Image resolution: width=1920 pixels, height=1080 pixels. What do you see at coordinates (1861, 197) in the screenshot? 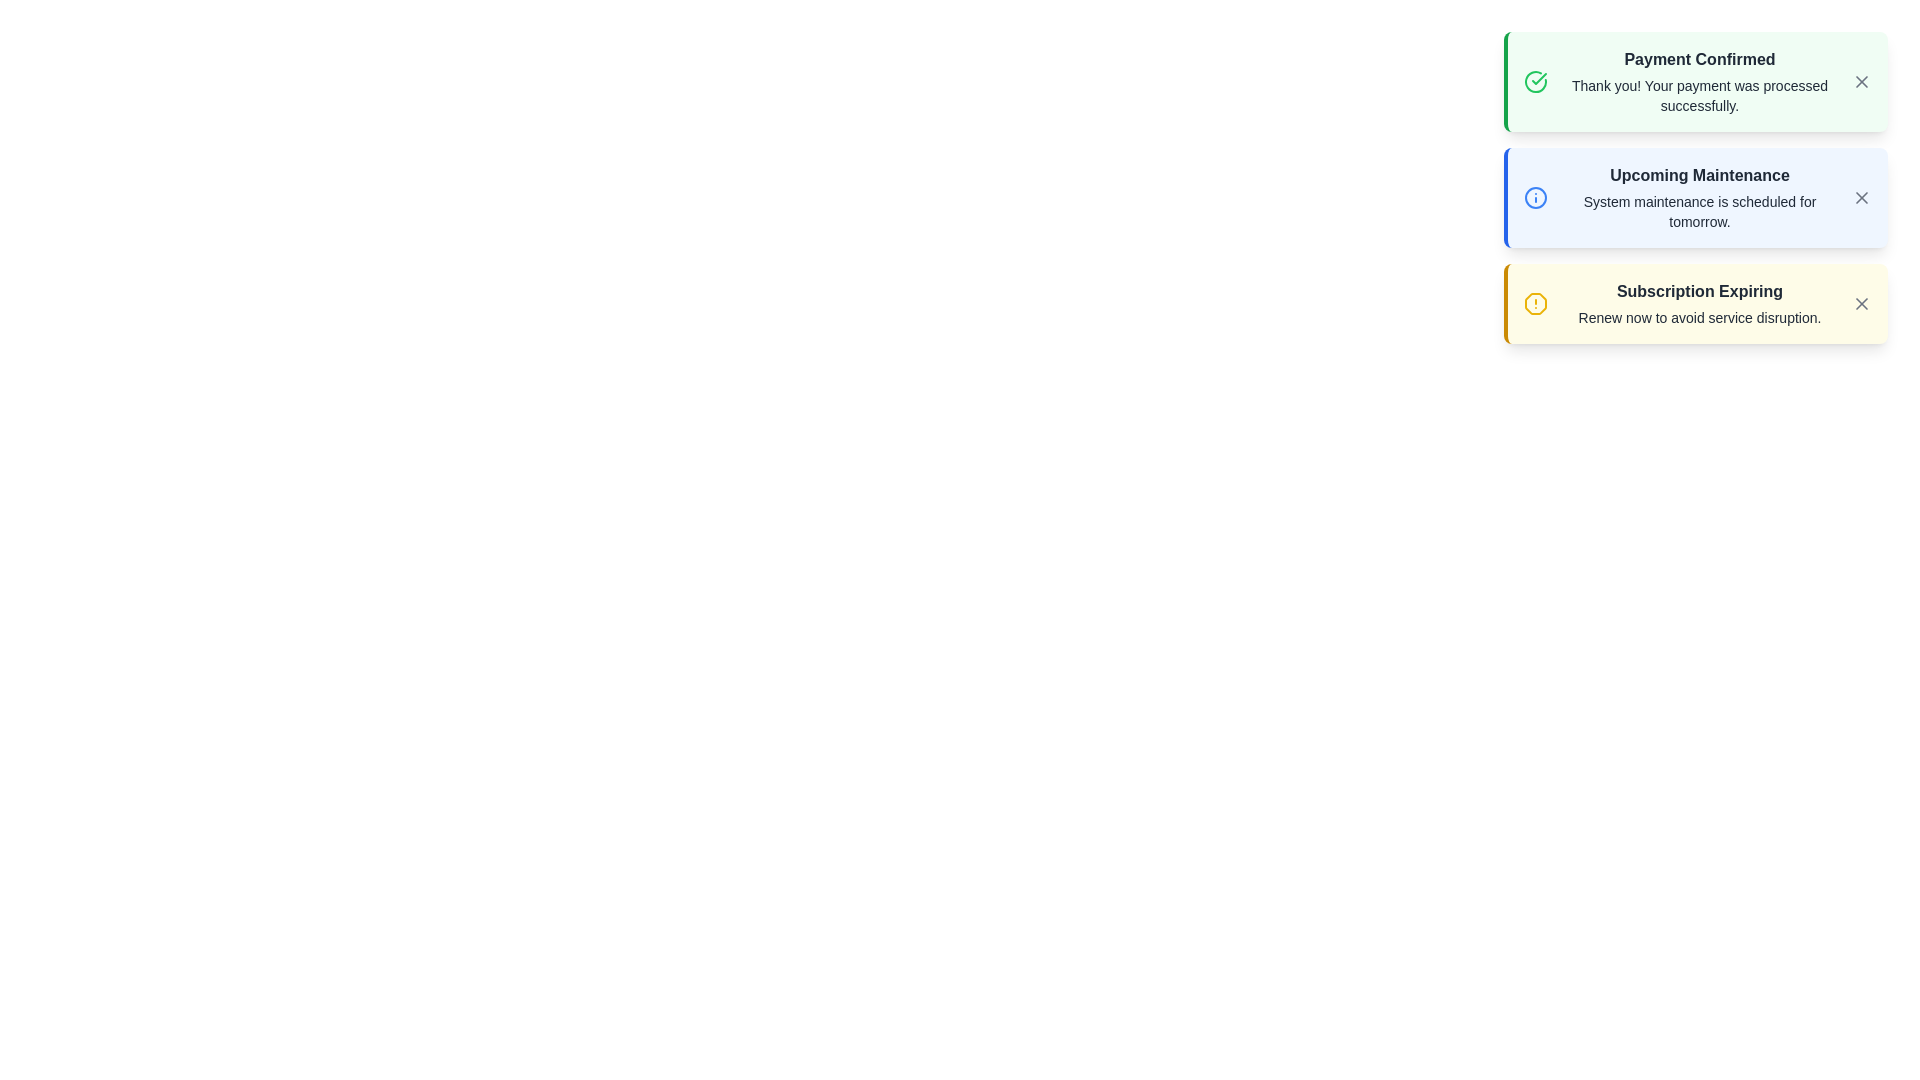
I see `close button of the notification with the title 'Upcoming Maintenance'` at bounding box center [1861, 197].